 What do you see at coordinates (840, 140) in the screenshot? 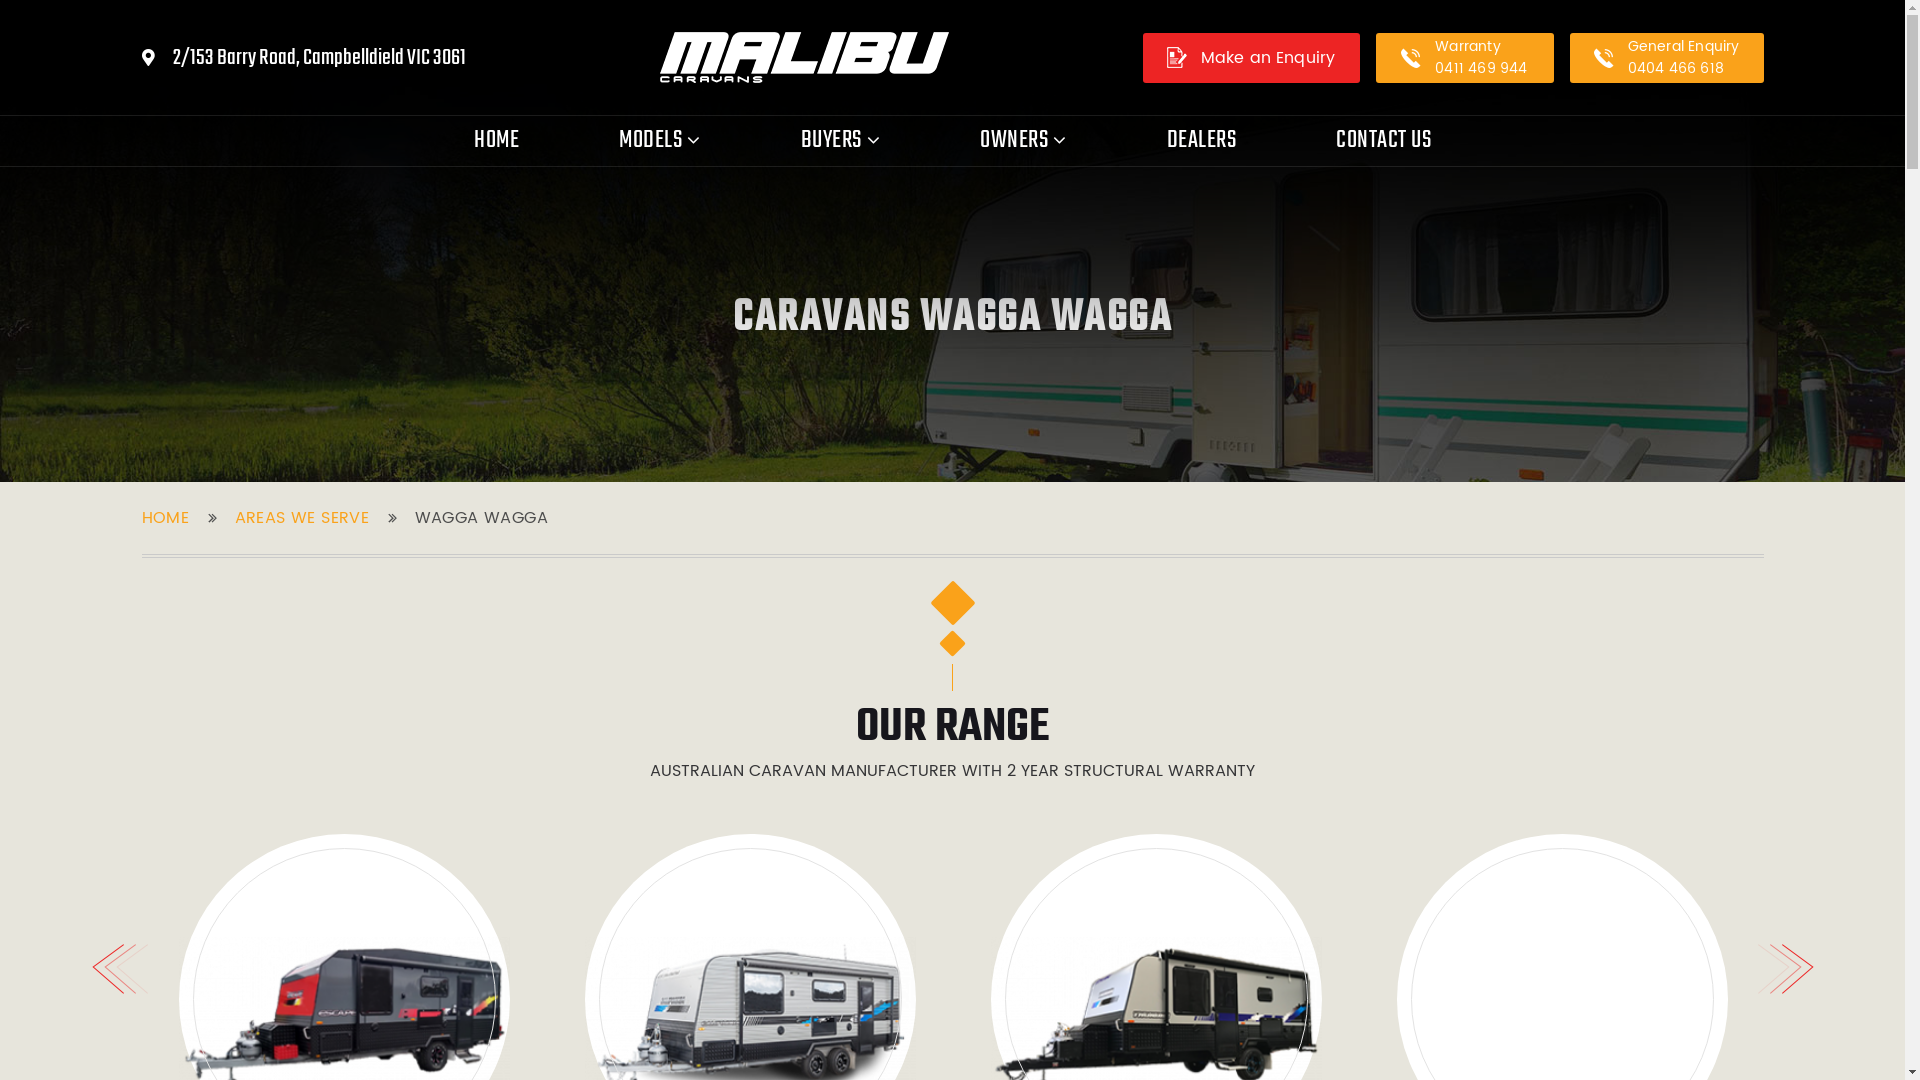
I see `'BUYERS'` at bounding box center [840, 140].